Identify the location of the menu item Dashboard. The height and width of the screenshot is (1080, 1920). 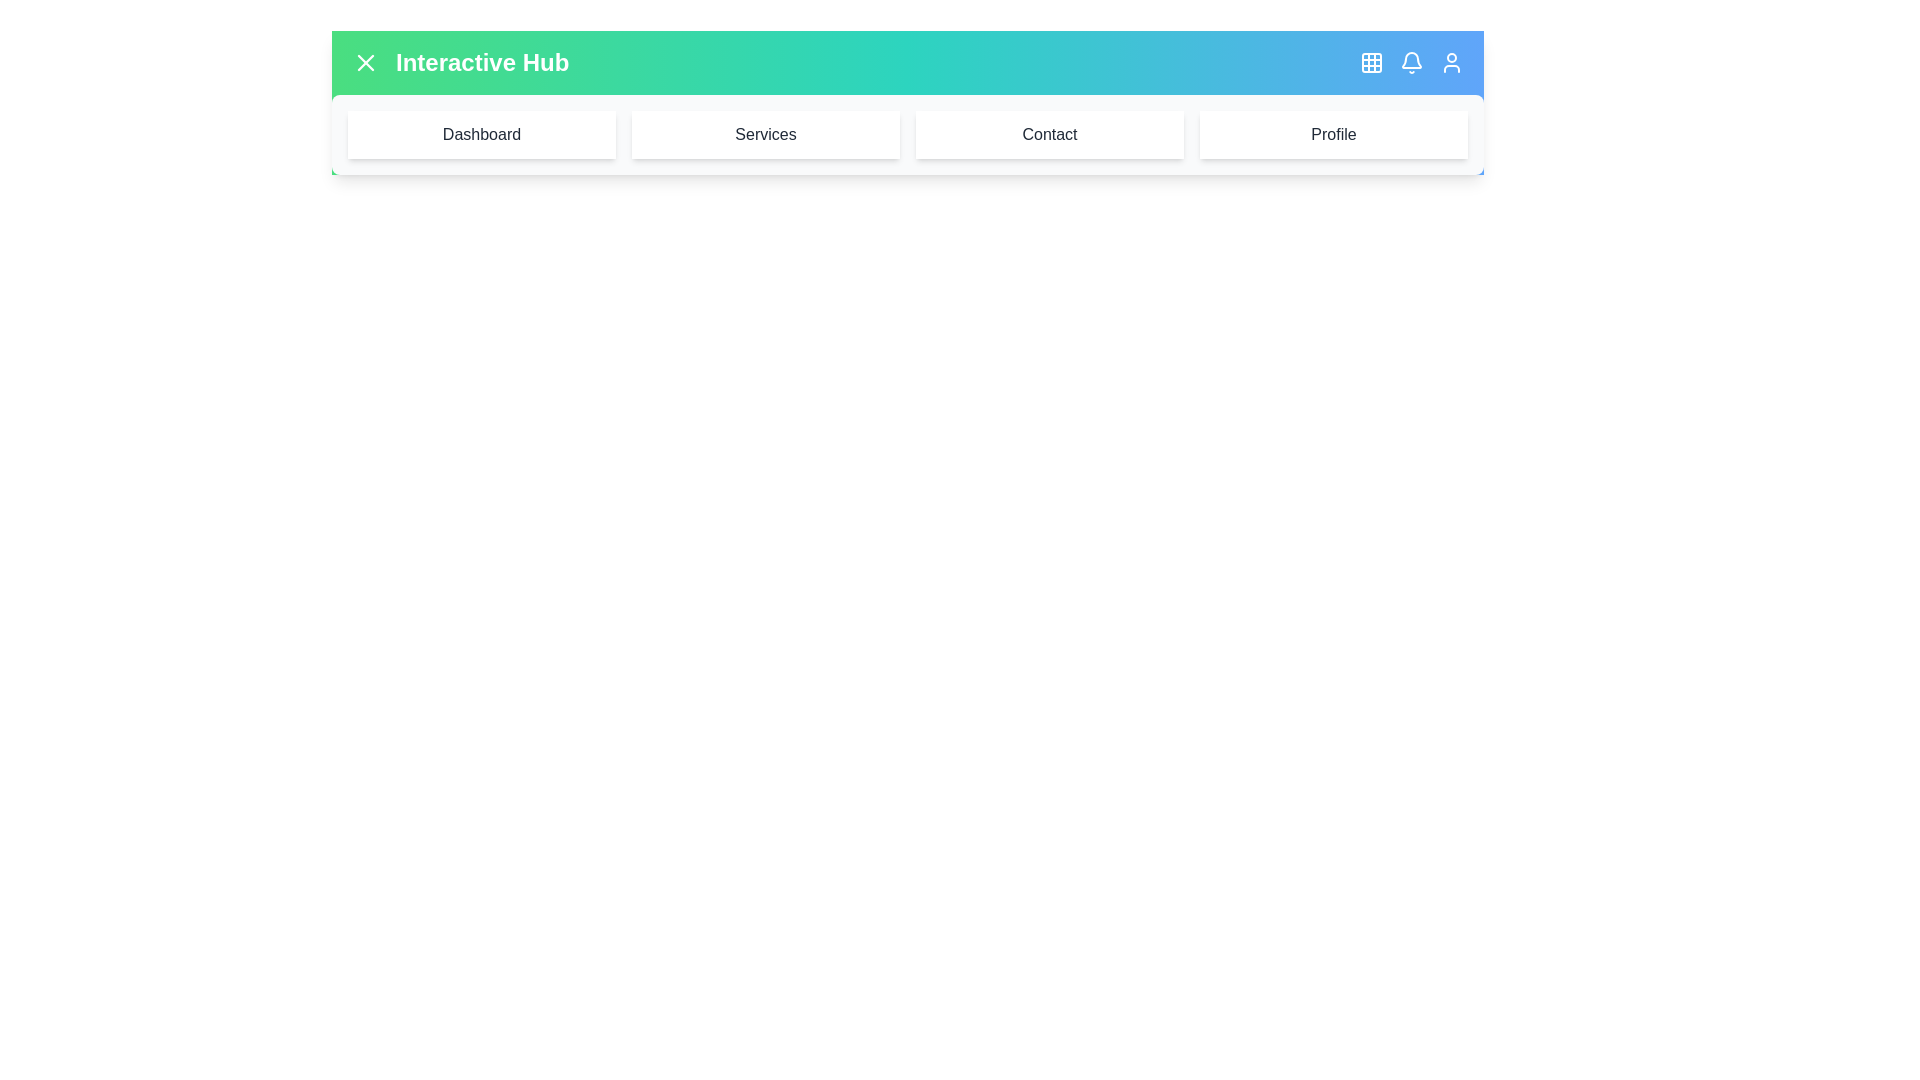
(481, 135).